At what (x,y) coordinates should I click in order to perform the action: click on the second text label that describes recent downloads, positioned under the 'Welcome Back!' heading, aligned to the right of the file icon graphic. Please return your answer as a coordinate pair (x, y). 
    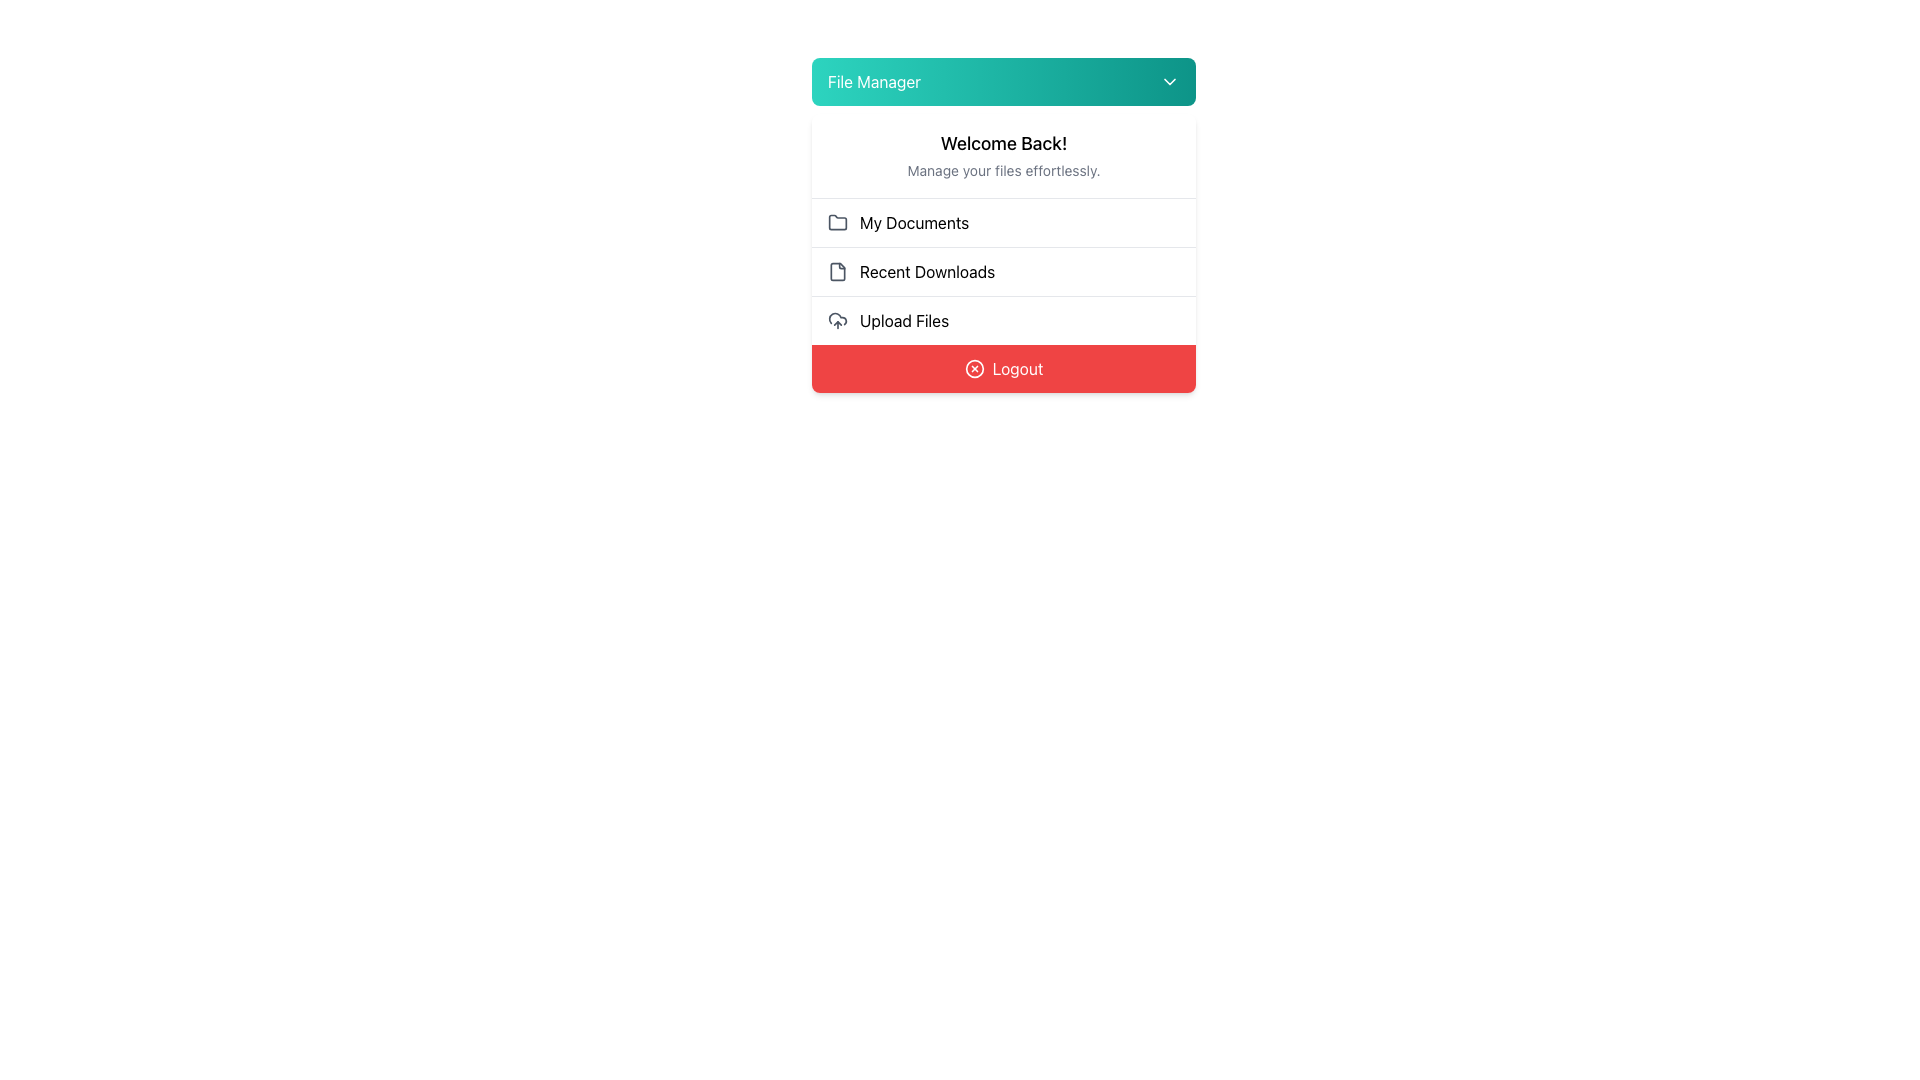
    Looking at the image, I should click on (926, 272).